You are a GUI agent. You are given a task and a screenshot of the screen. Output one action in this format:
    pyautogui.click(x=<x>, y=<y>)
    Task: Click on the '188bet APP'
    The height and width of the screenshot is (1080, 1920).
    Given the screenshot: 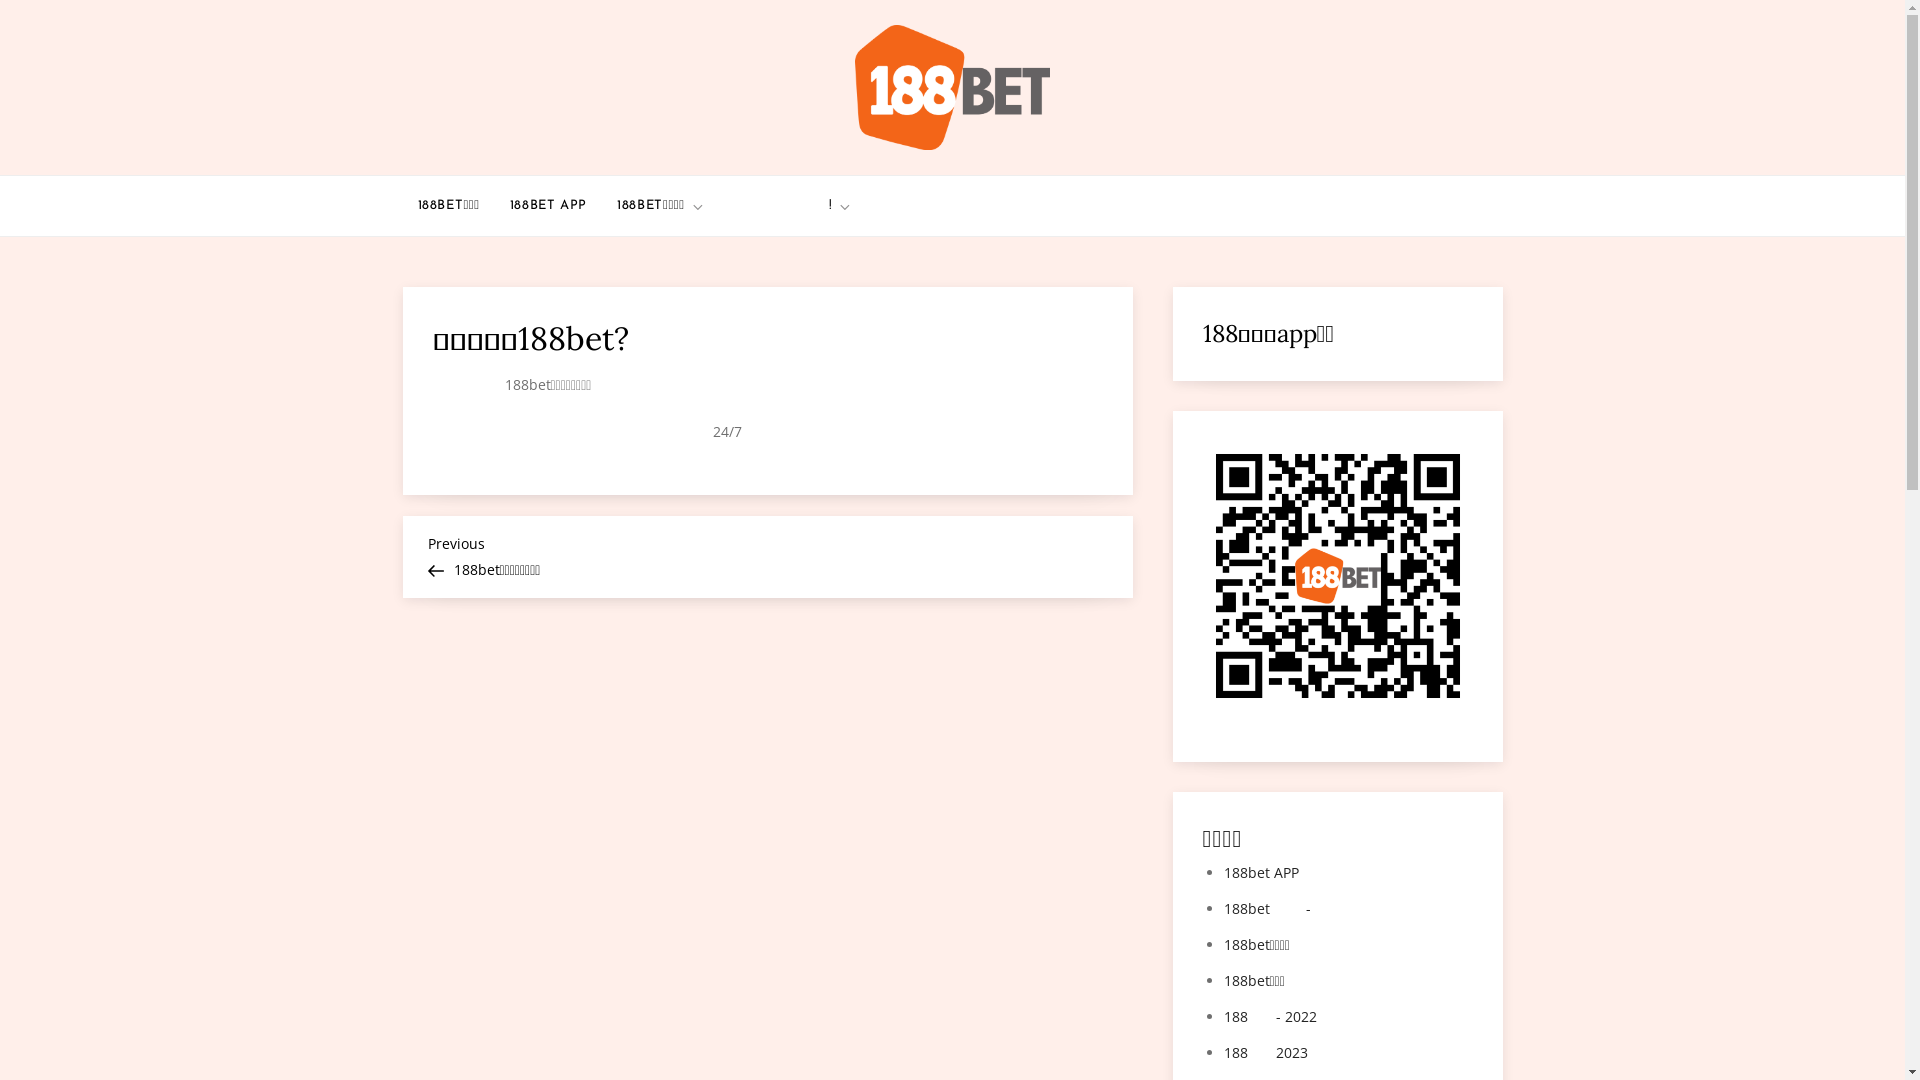 What is the action you would take?
    pyautogui.click(x=1260, y=871)
    